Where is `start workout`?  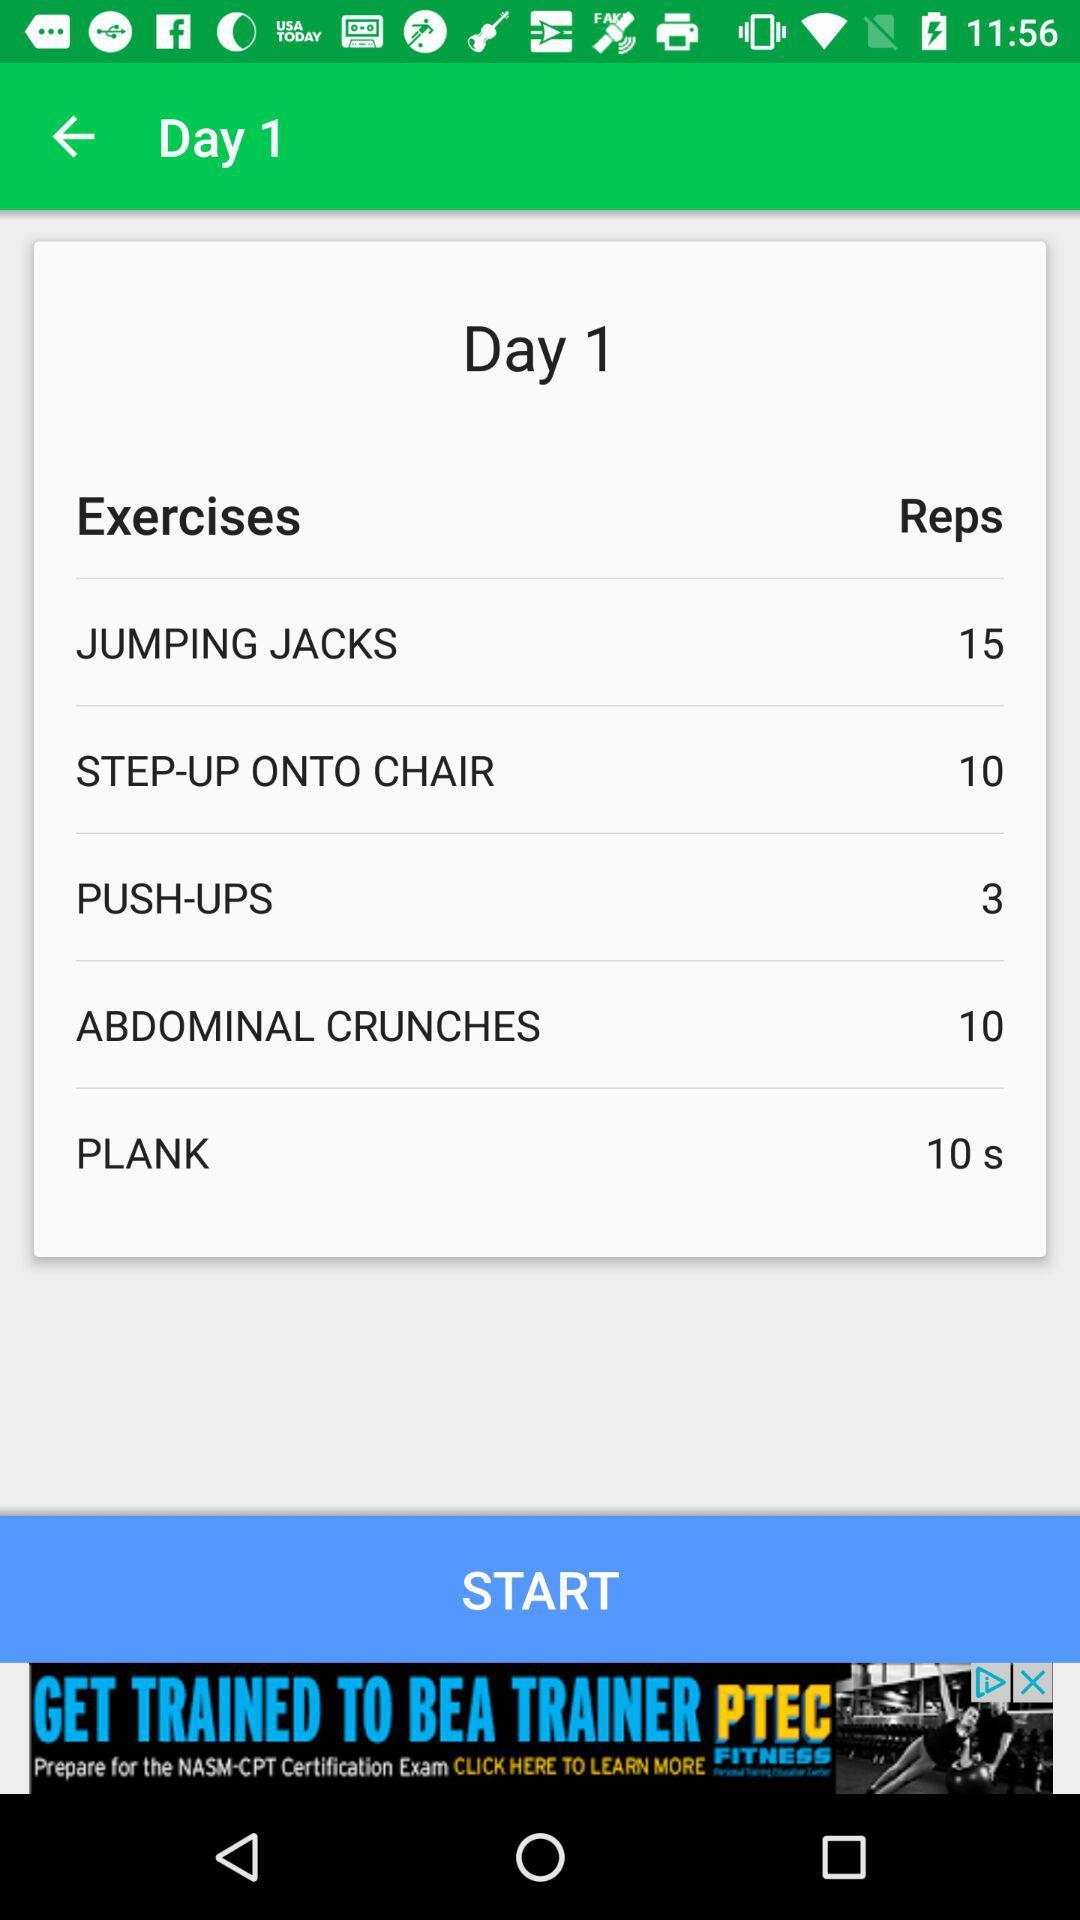
start workout is located at coordinates (540, 1588).